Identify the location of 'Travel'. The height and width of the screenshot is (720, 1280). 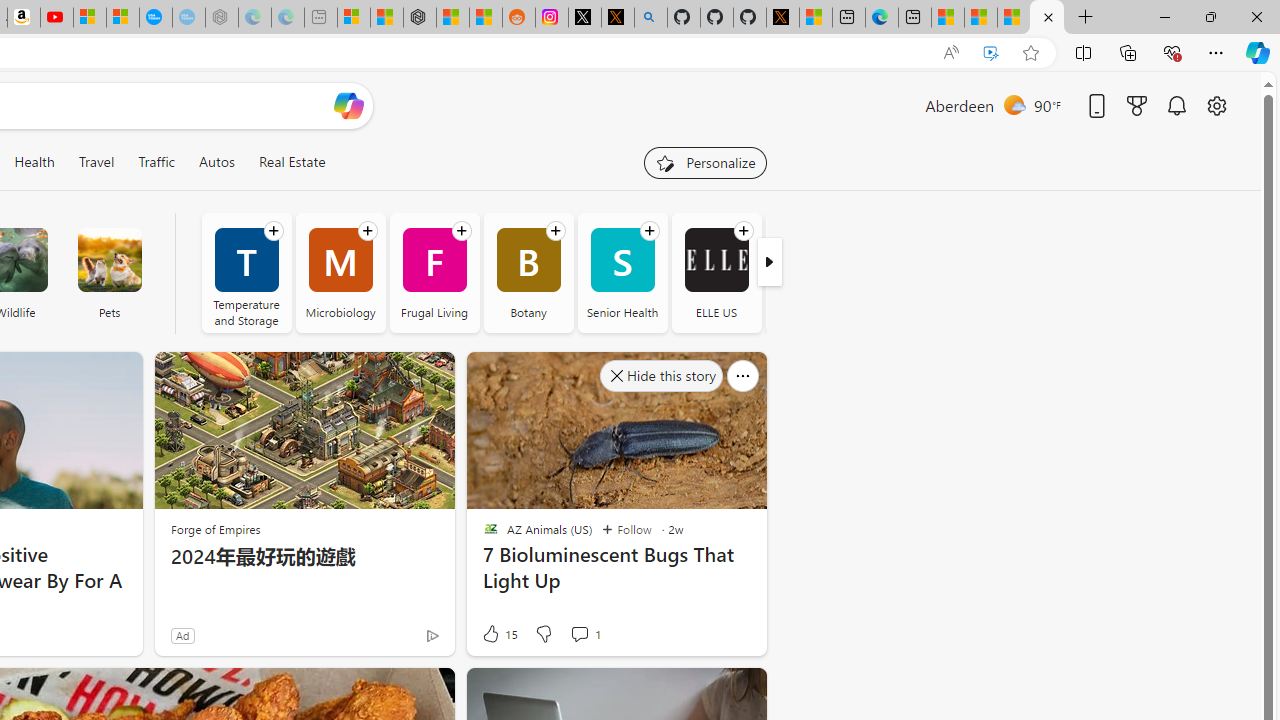
(95, 161).